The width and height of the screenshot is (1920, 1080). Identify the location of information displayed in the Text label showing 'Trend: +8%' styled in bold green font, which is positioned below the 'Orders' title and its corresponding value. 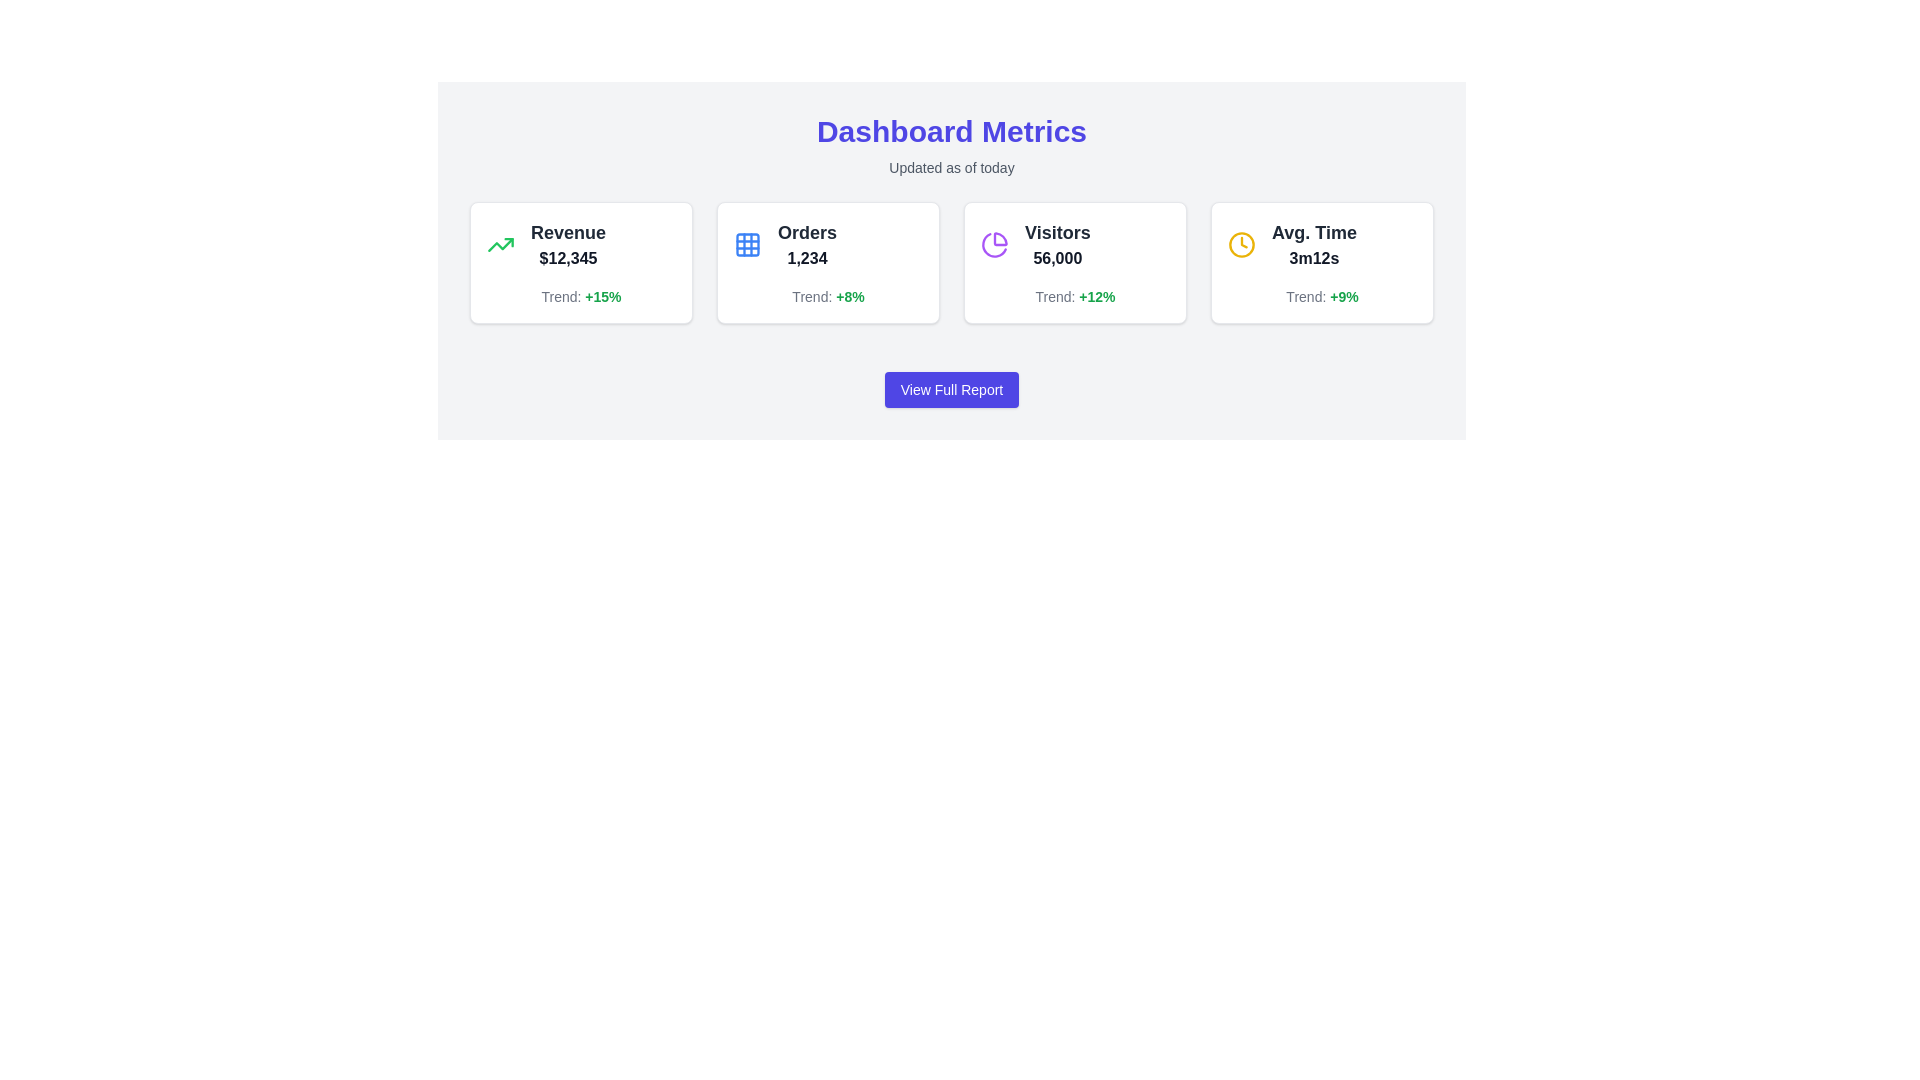
(828, 297).